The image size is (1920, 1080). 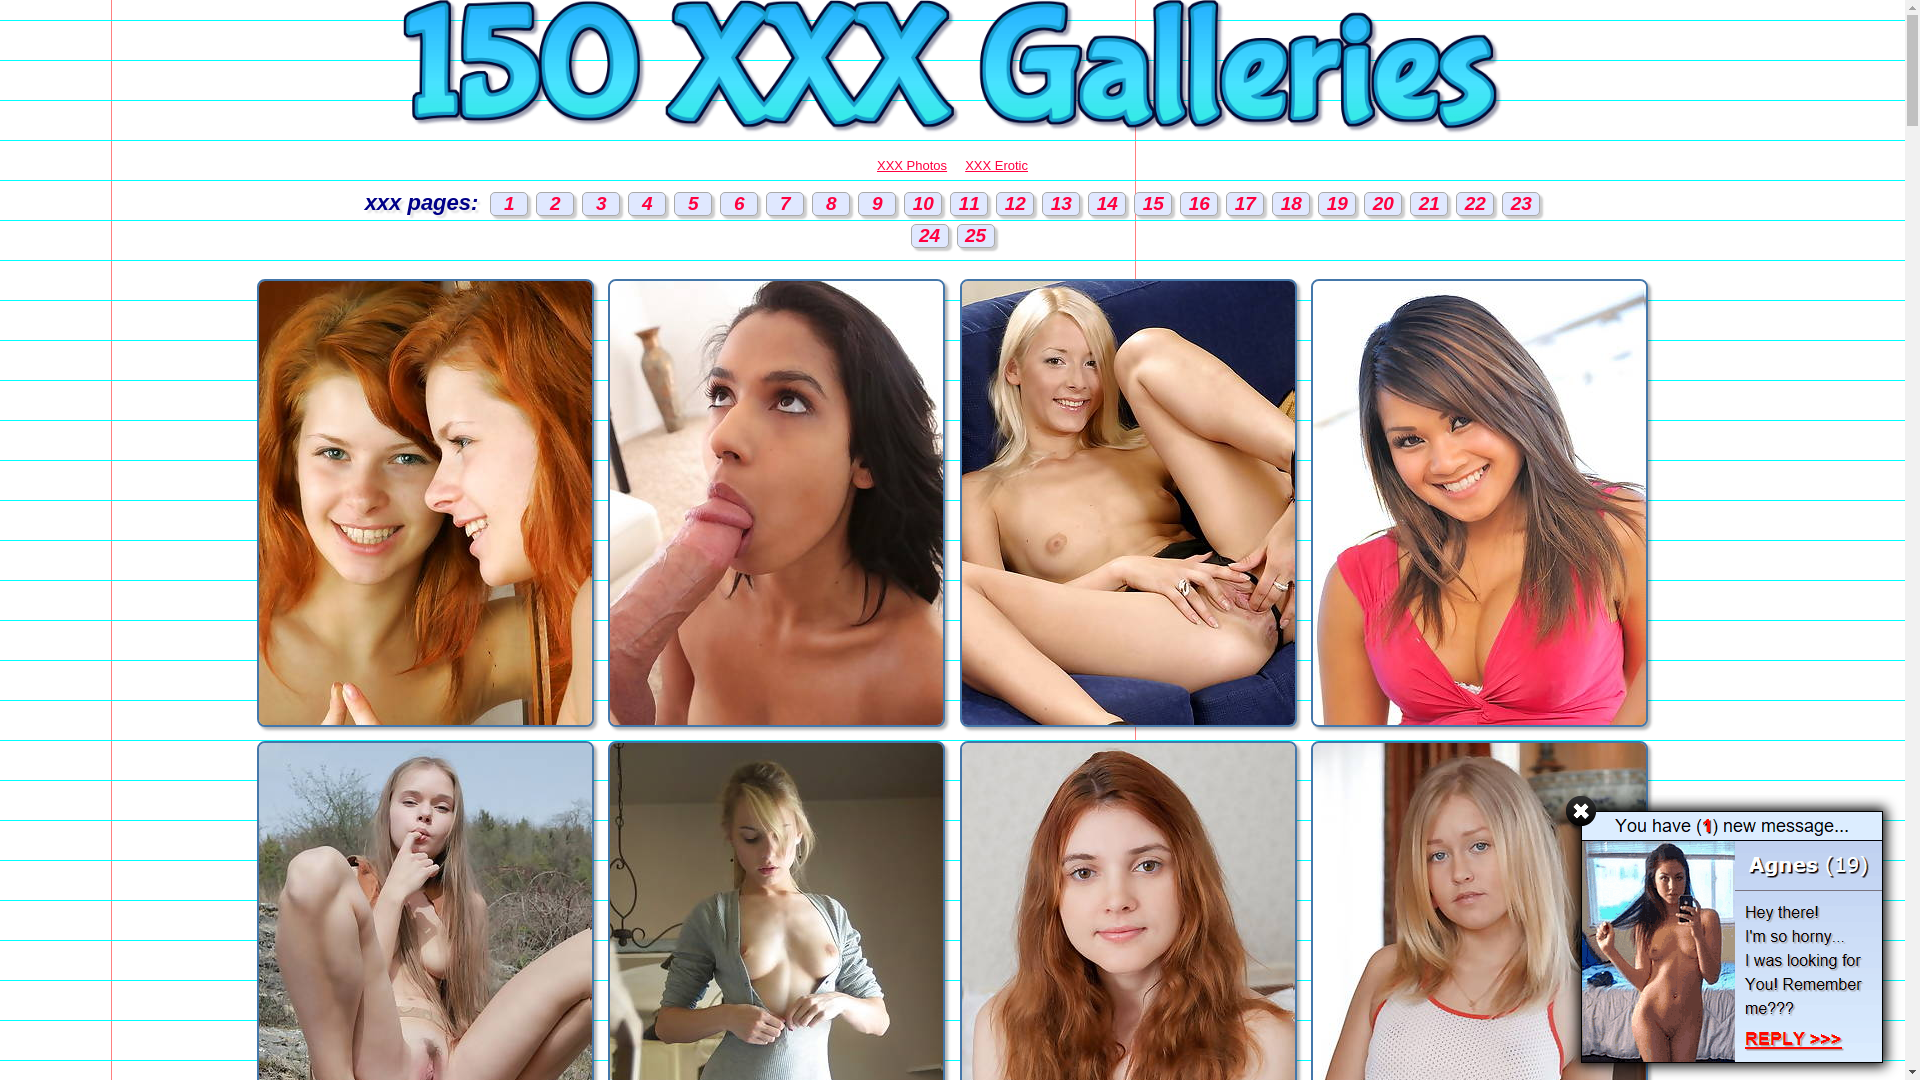 I want to click on '20', so click(x=1362, y=204).